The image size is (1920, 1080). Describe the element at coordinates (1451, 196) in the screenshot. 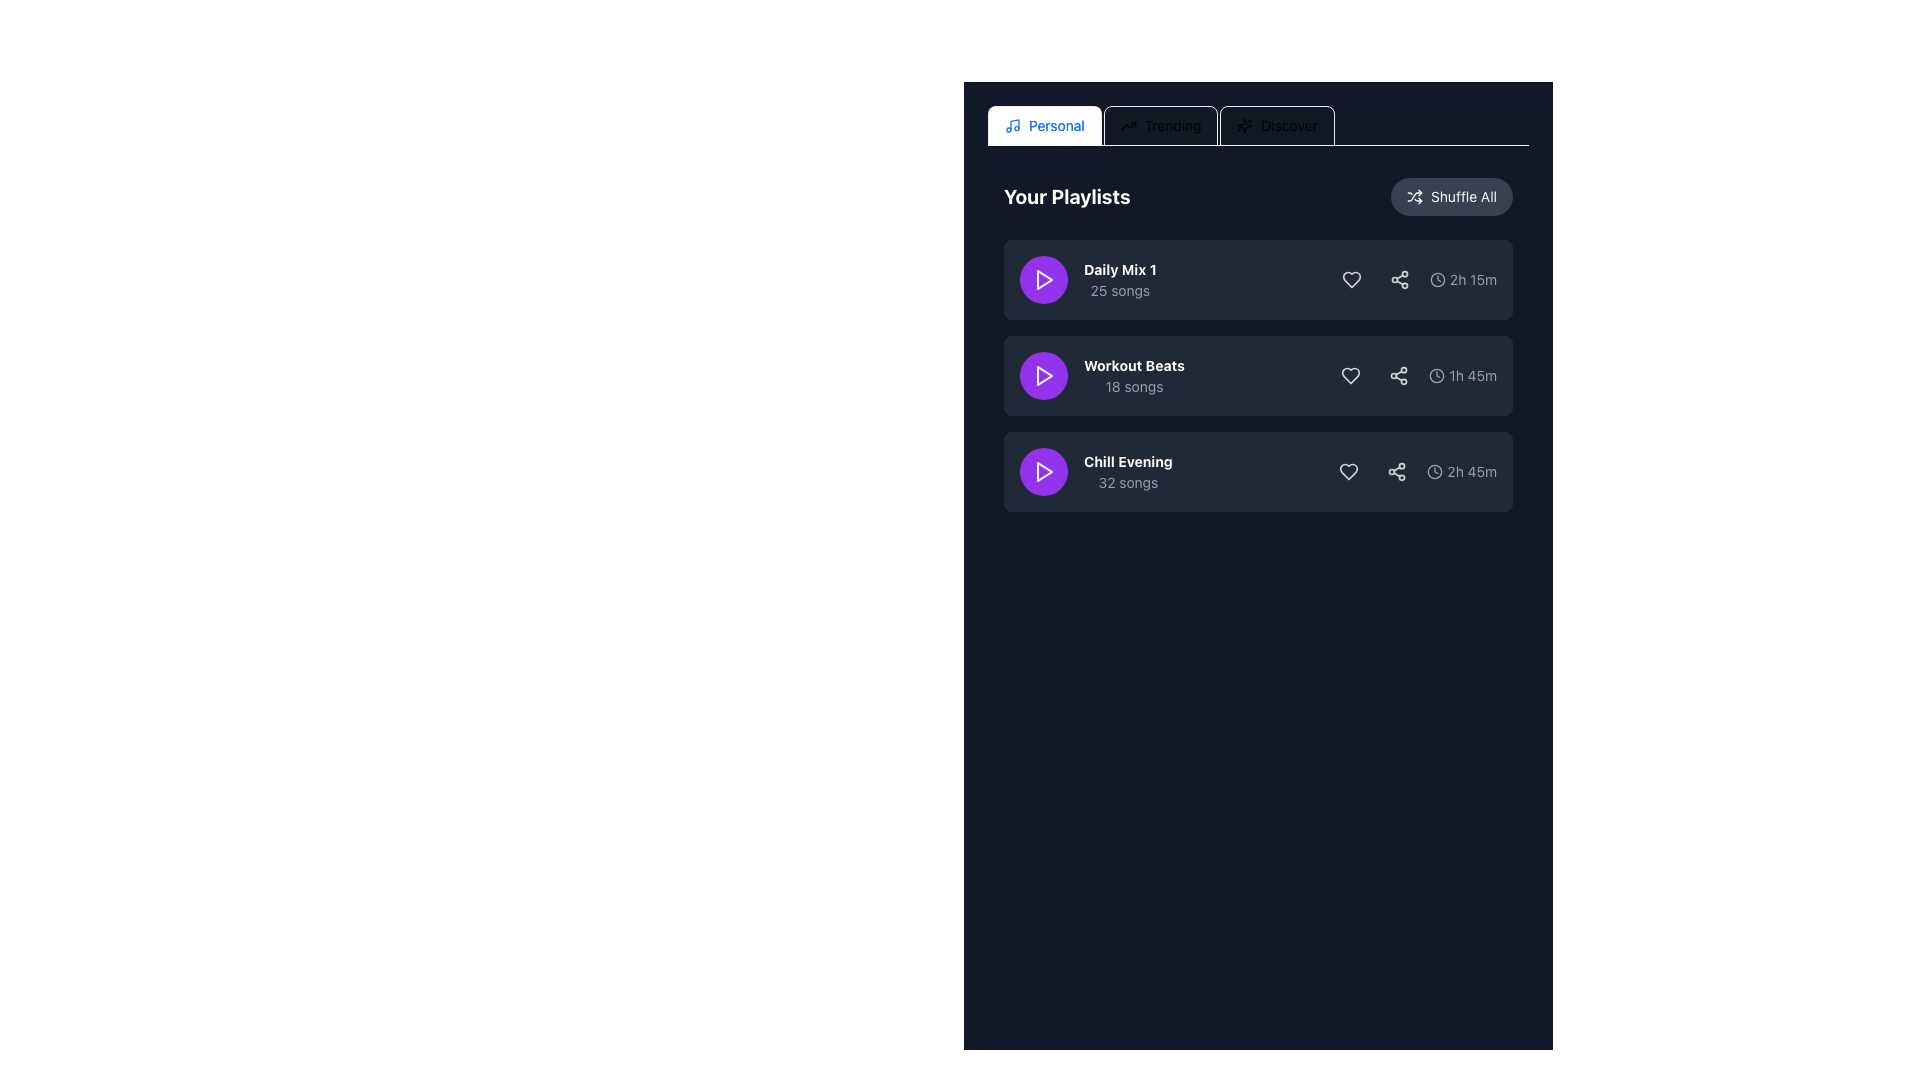

I see `the shuffle button located in the top-right area of the 'Your Playlists' section to initiate the shuffle action across the playlist` at that location.